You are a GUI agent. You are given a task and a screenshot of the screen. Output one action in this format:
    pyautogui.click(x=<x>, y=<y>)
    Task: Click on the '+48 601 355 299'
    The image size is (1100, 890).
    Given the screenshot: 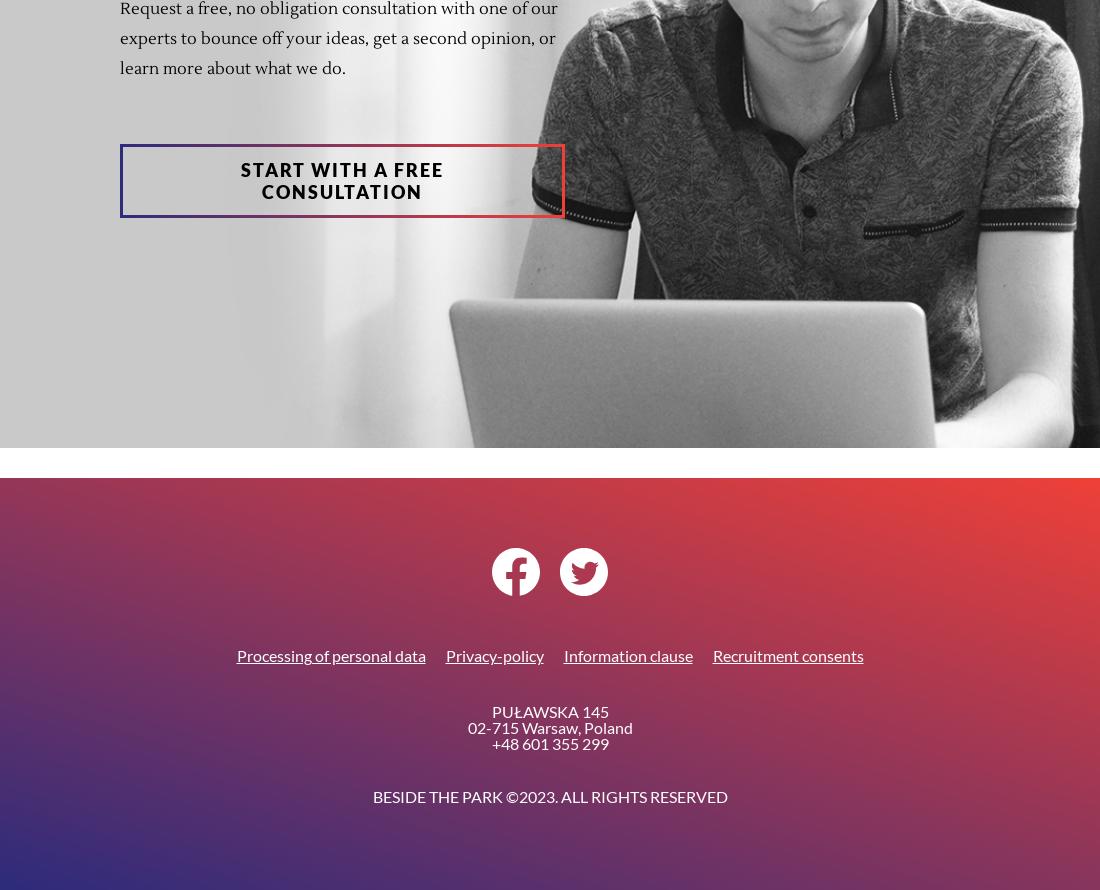 What is the action you would take?
    pyautogui.click(x=491, y=743)
    